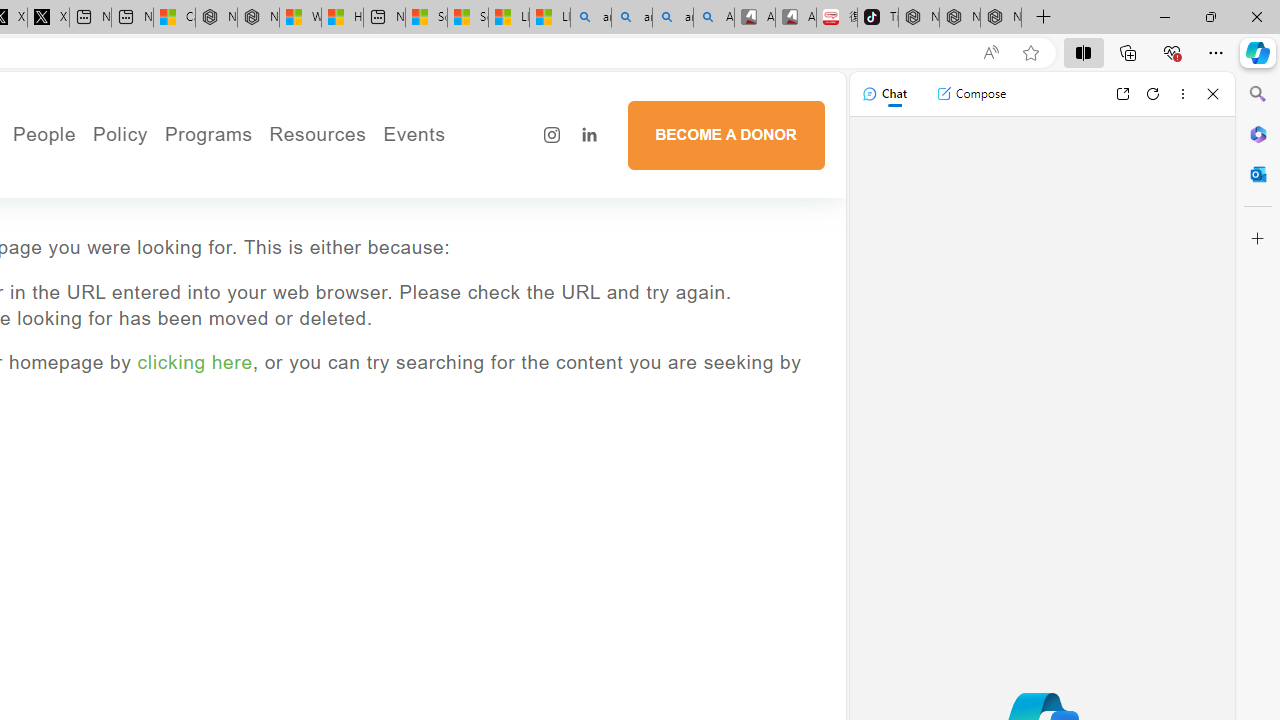 The height and width of the screenshot is (720, 1280). I want to click on 'Nordace Siena Pro 15 Backpack', so click(960, 17).